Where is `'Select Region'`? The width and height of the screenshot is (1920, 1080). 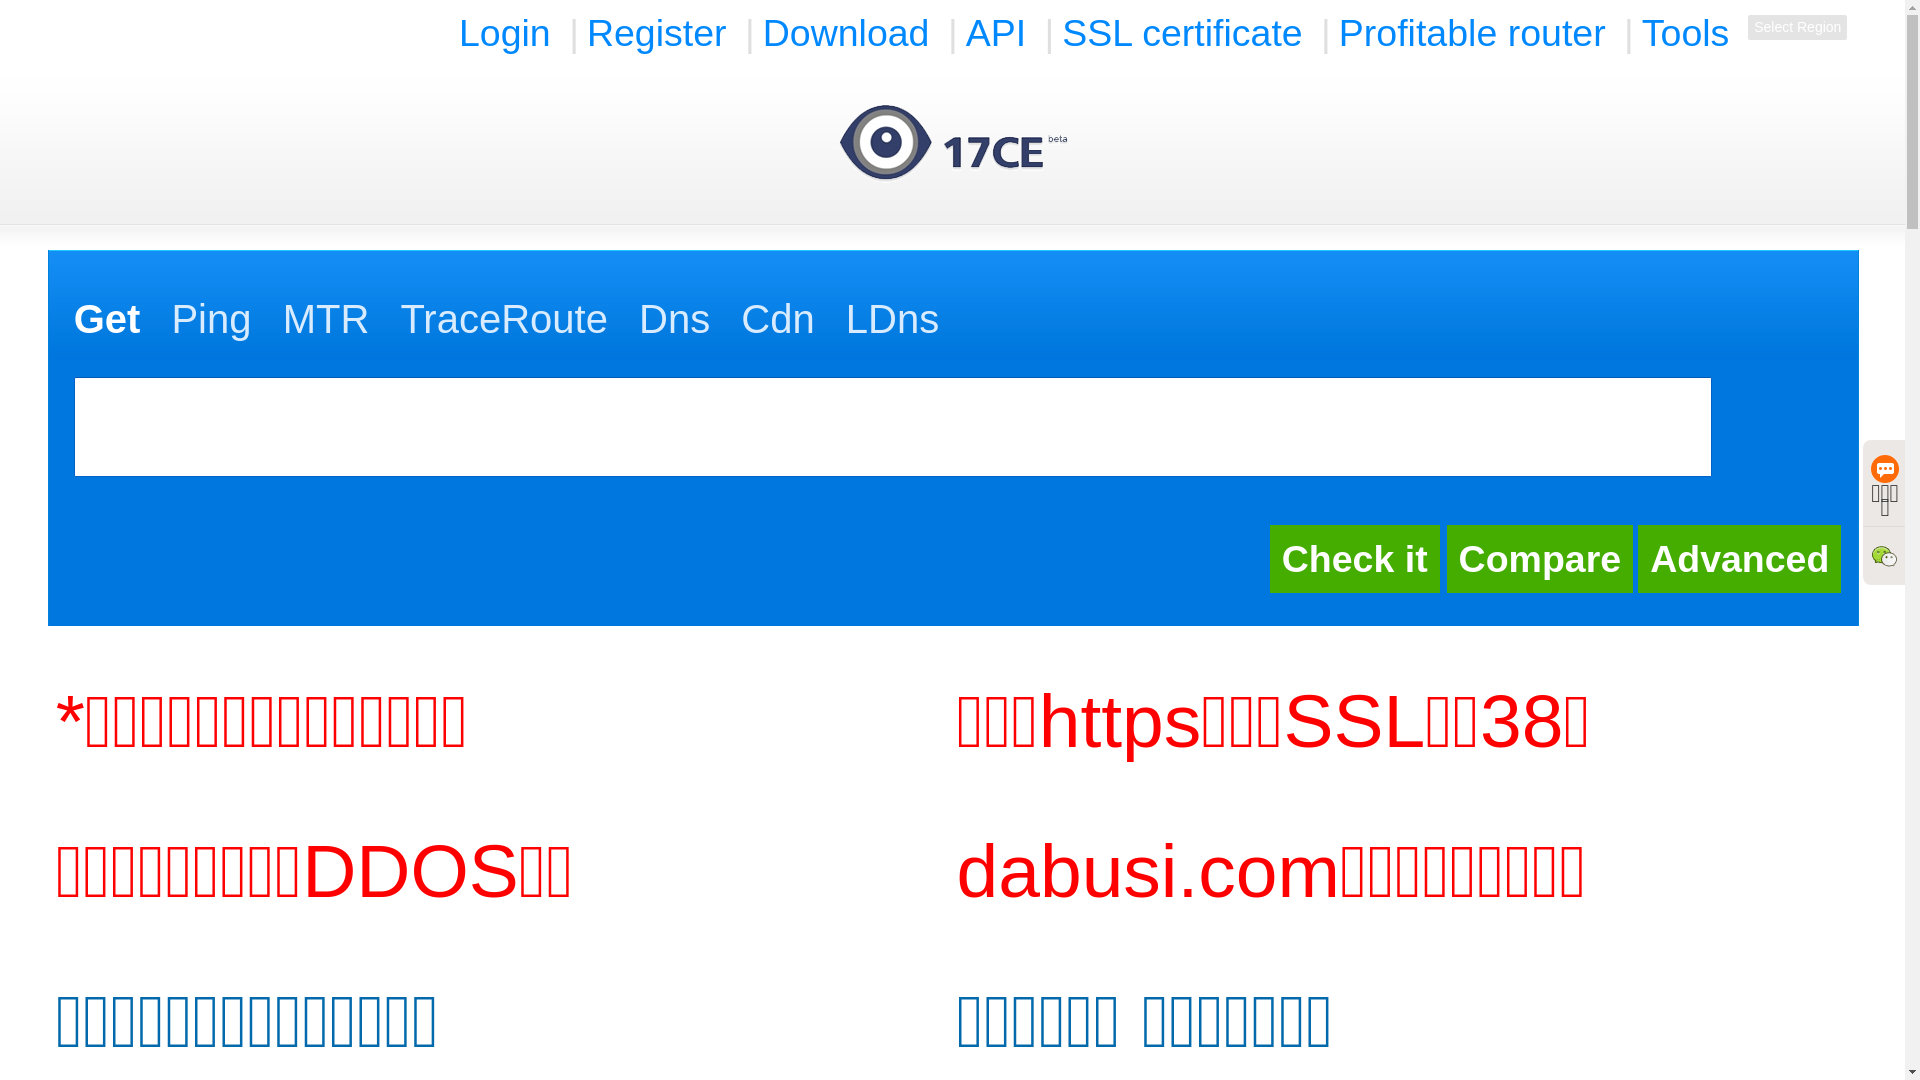
'Select Region' is located at coordinates (1797, 27).